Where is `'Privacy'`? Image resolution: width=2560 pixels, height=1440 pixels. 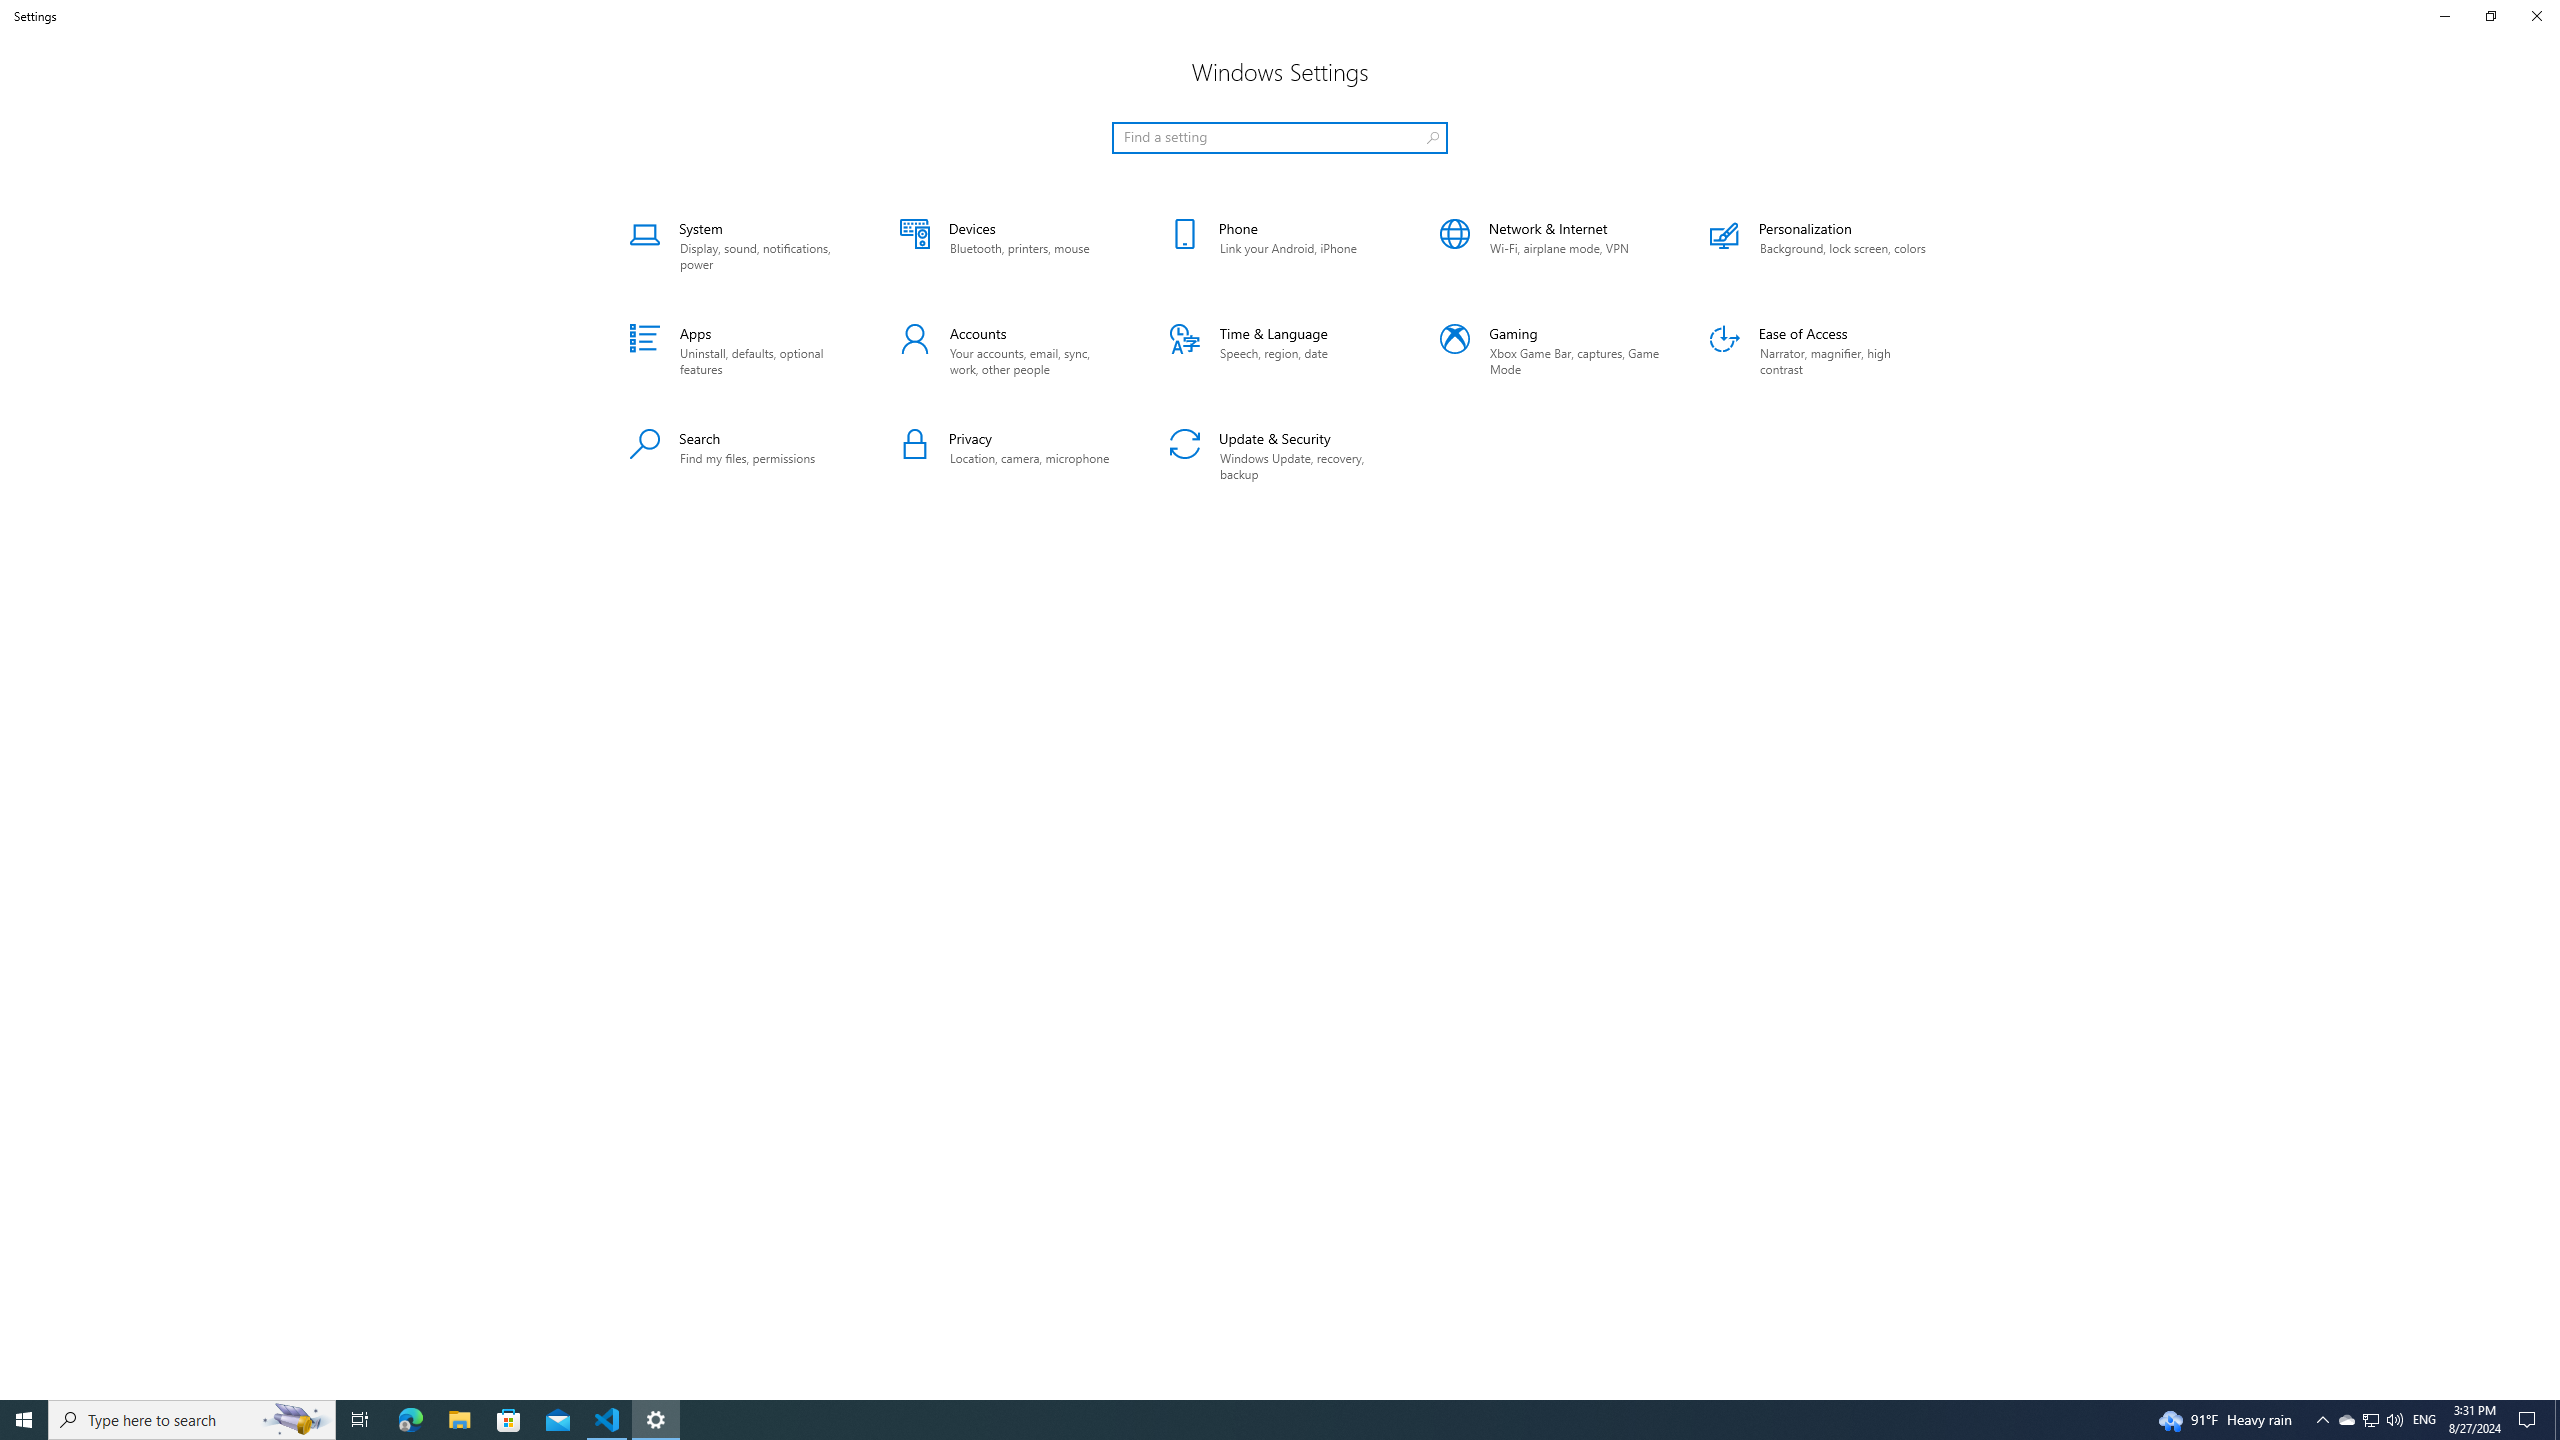
'Privacy' is located at coordinates (1008, 456).